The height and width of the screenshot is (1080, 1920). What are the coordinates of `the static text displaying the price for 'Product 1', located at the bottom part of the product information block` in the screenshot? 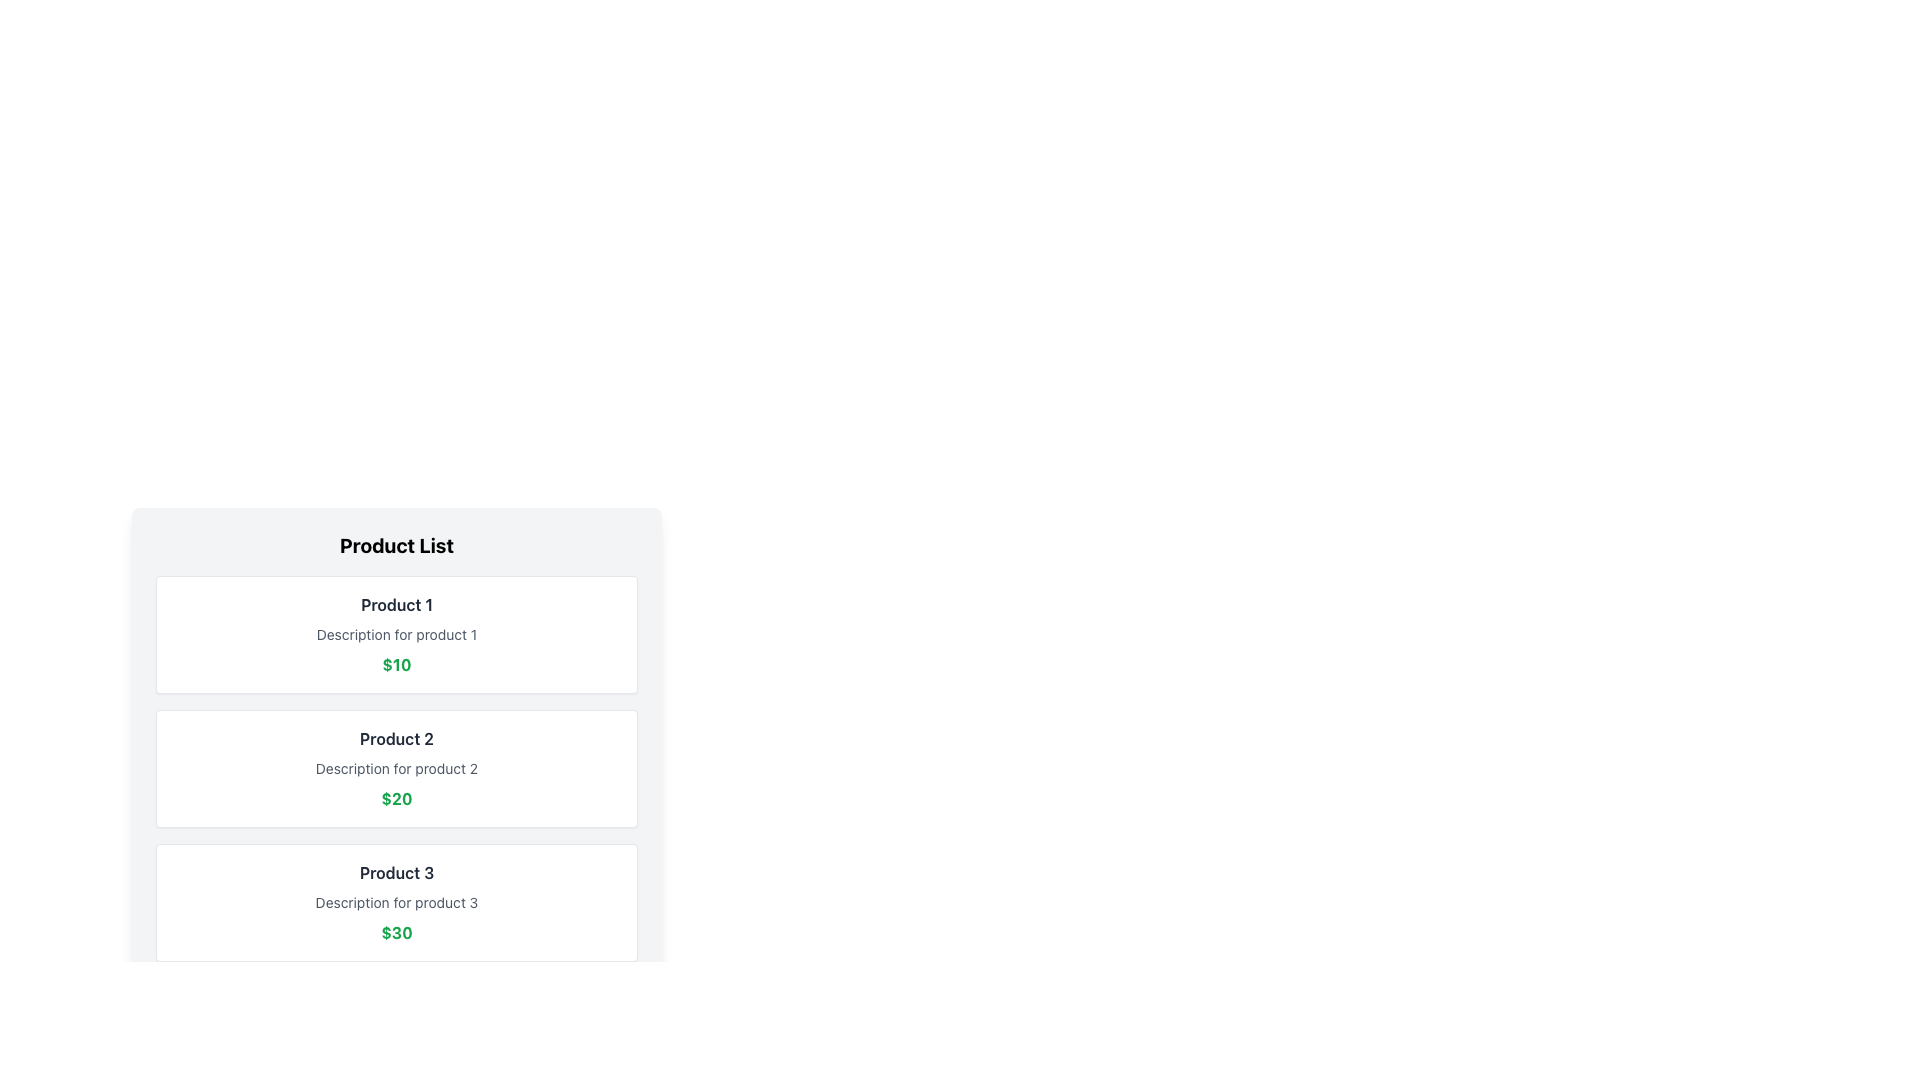 It's located at (397, 664).